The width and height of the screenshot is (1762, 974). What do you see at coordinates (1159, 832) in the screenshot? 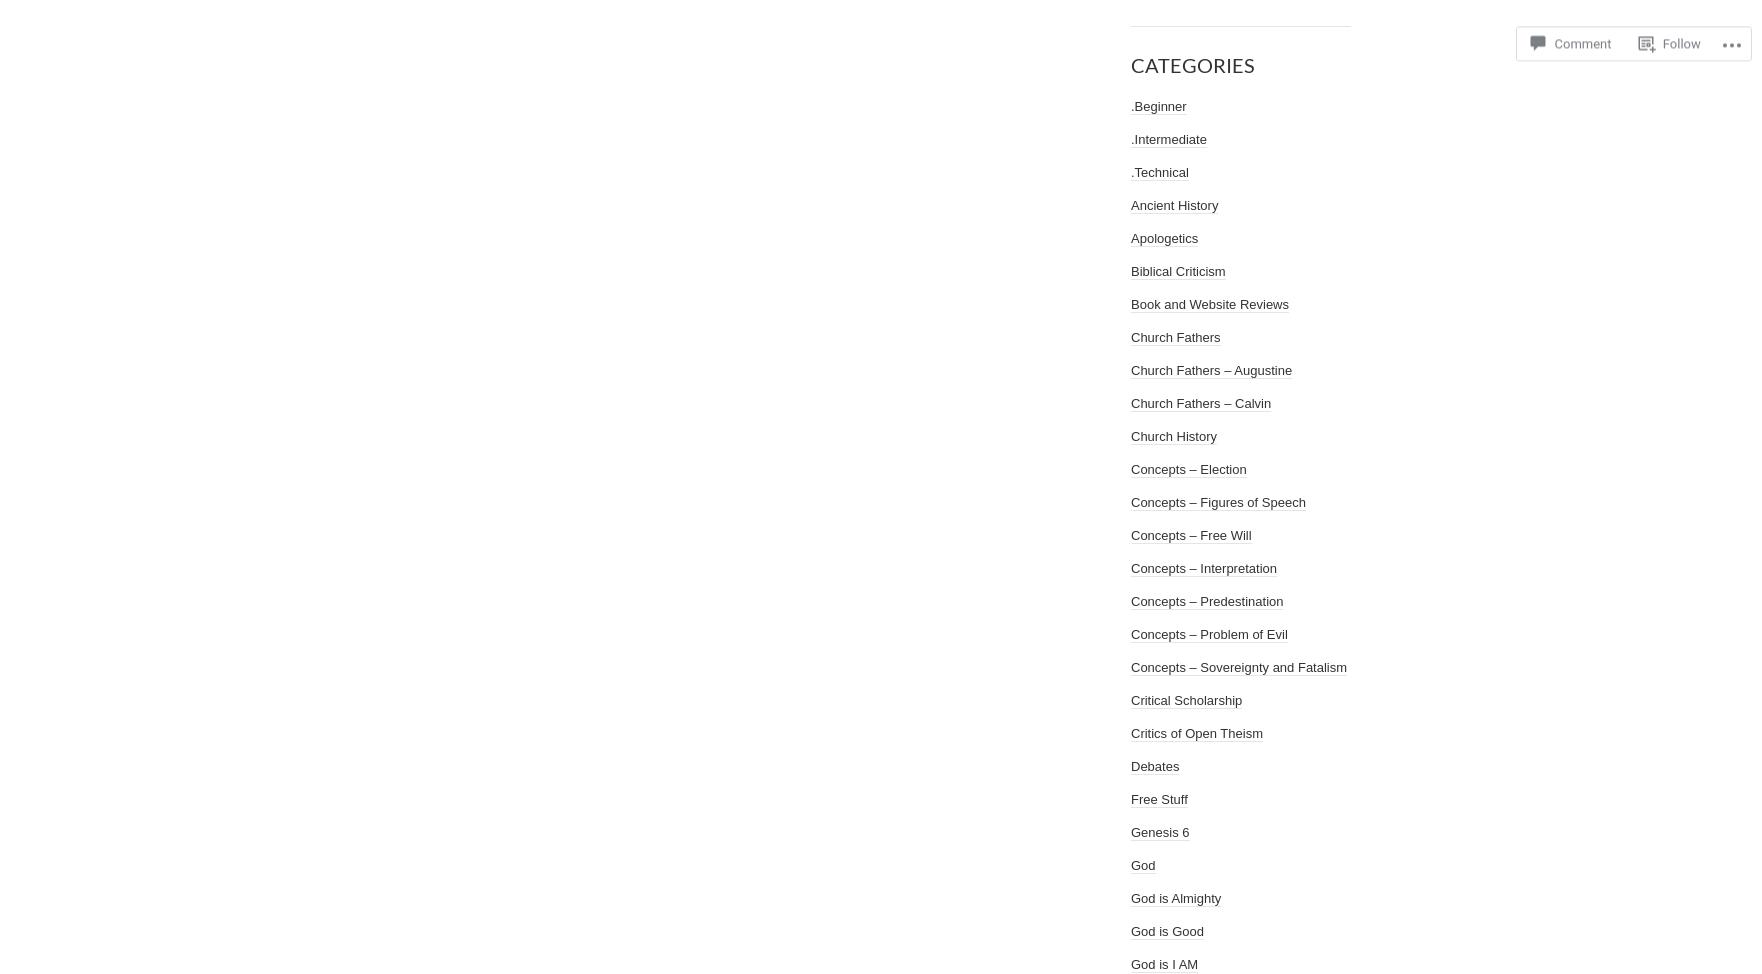
I see `'Genesis 6'` at bounding box center [1159, 832].